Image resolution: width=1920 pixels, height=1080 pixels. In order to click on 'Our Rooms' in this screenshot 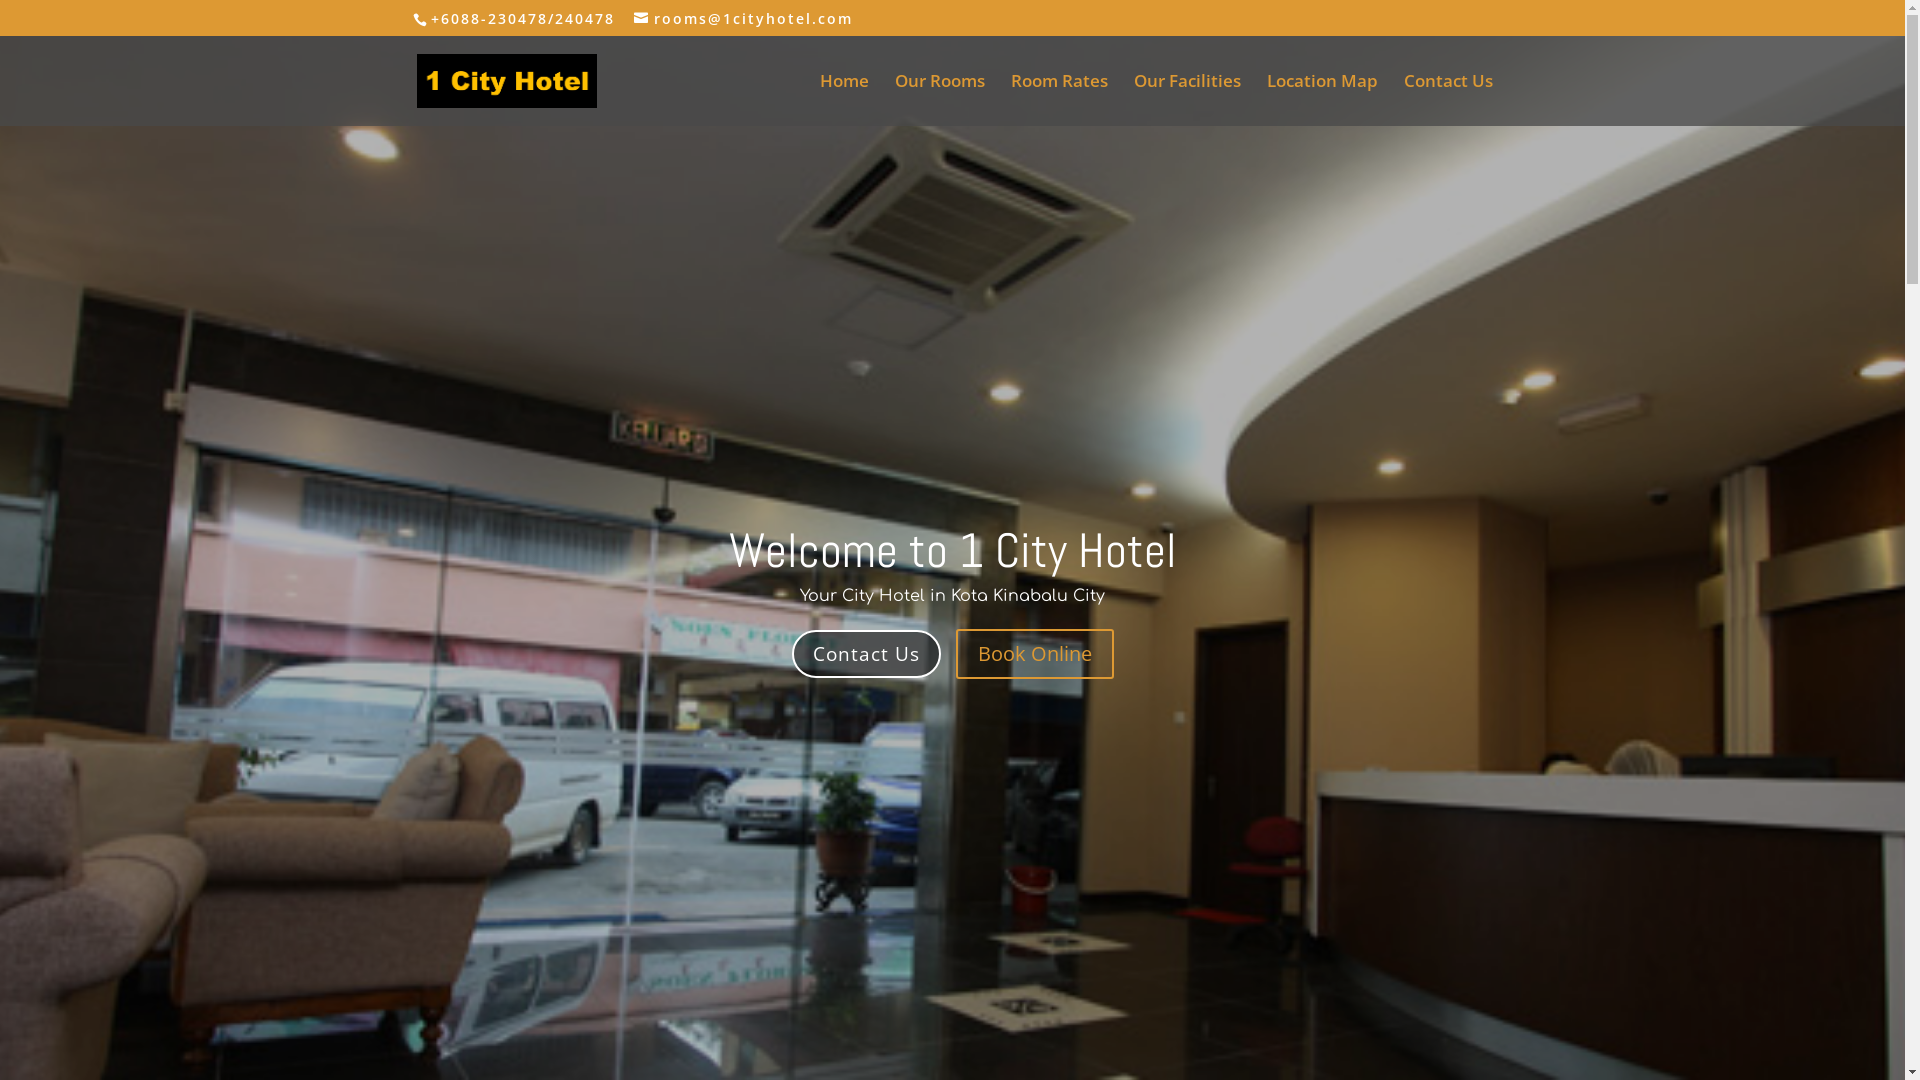, I will do `click(892, 100)`.